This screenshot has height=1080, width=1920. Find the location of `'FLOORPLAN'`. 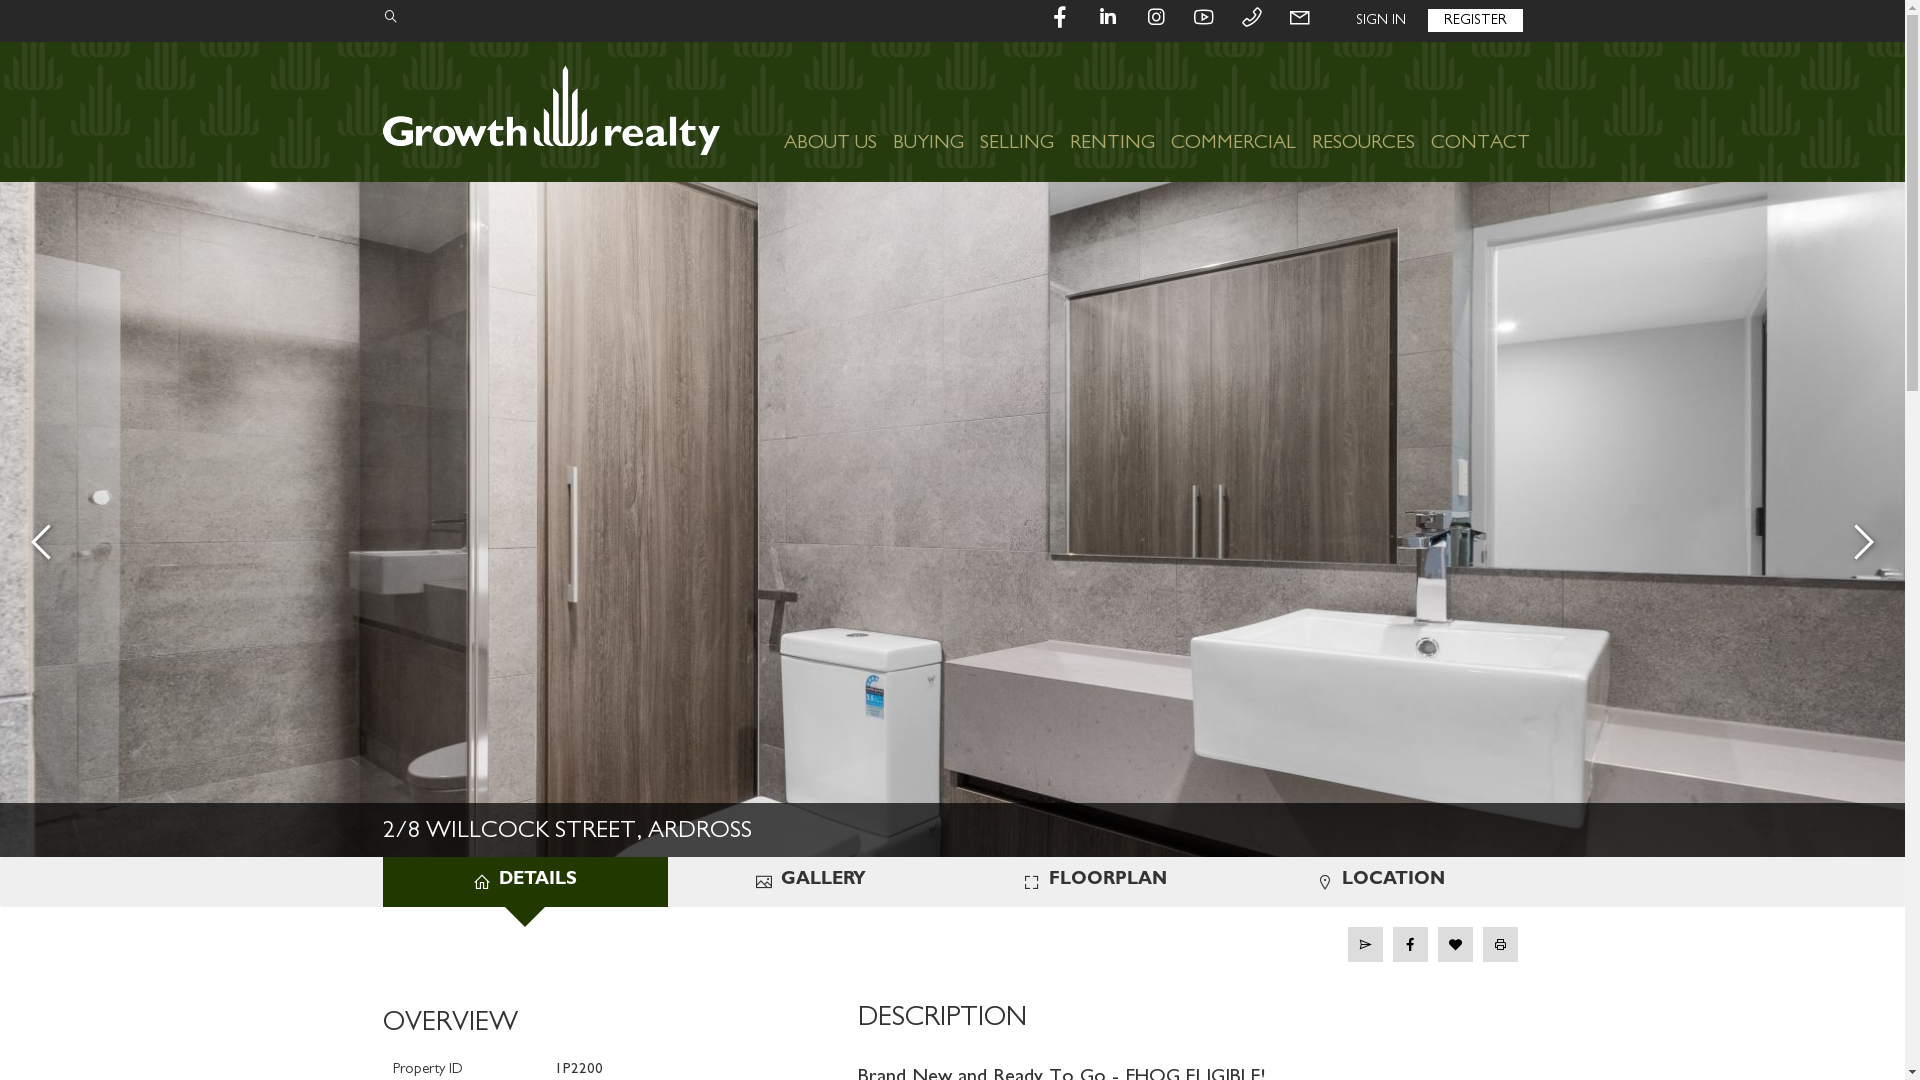

'FLOORPLAN' is located at coordinates (1093, 881).